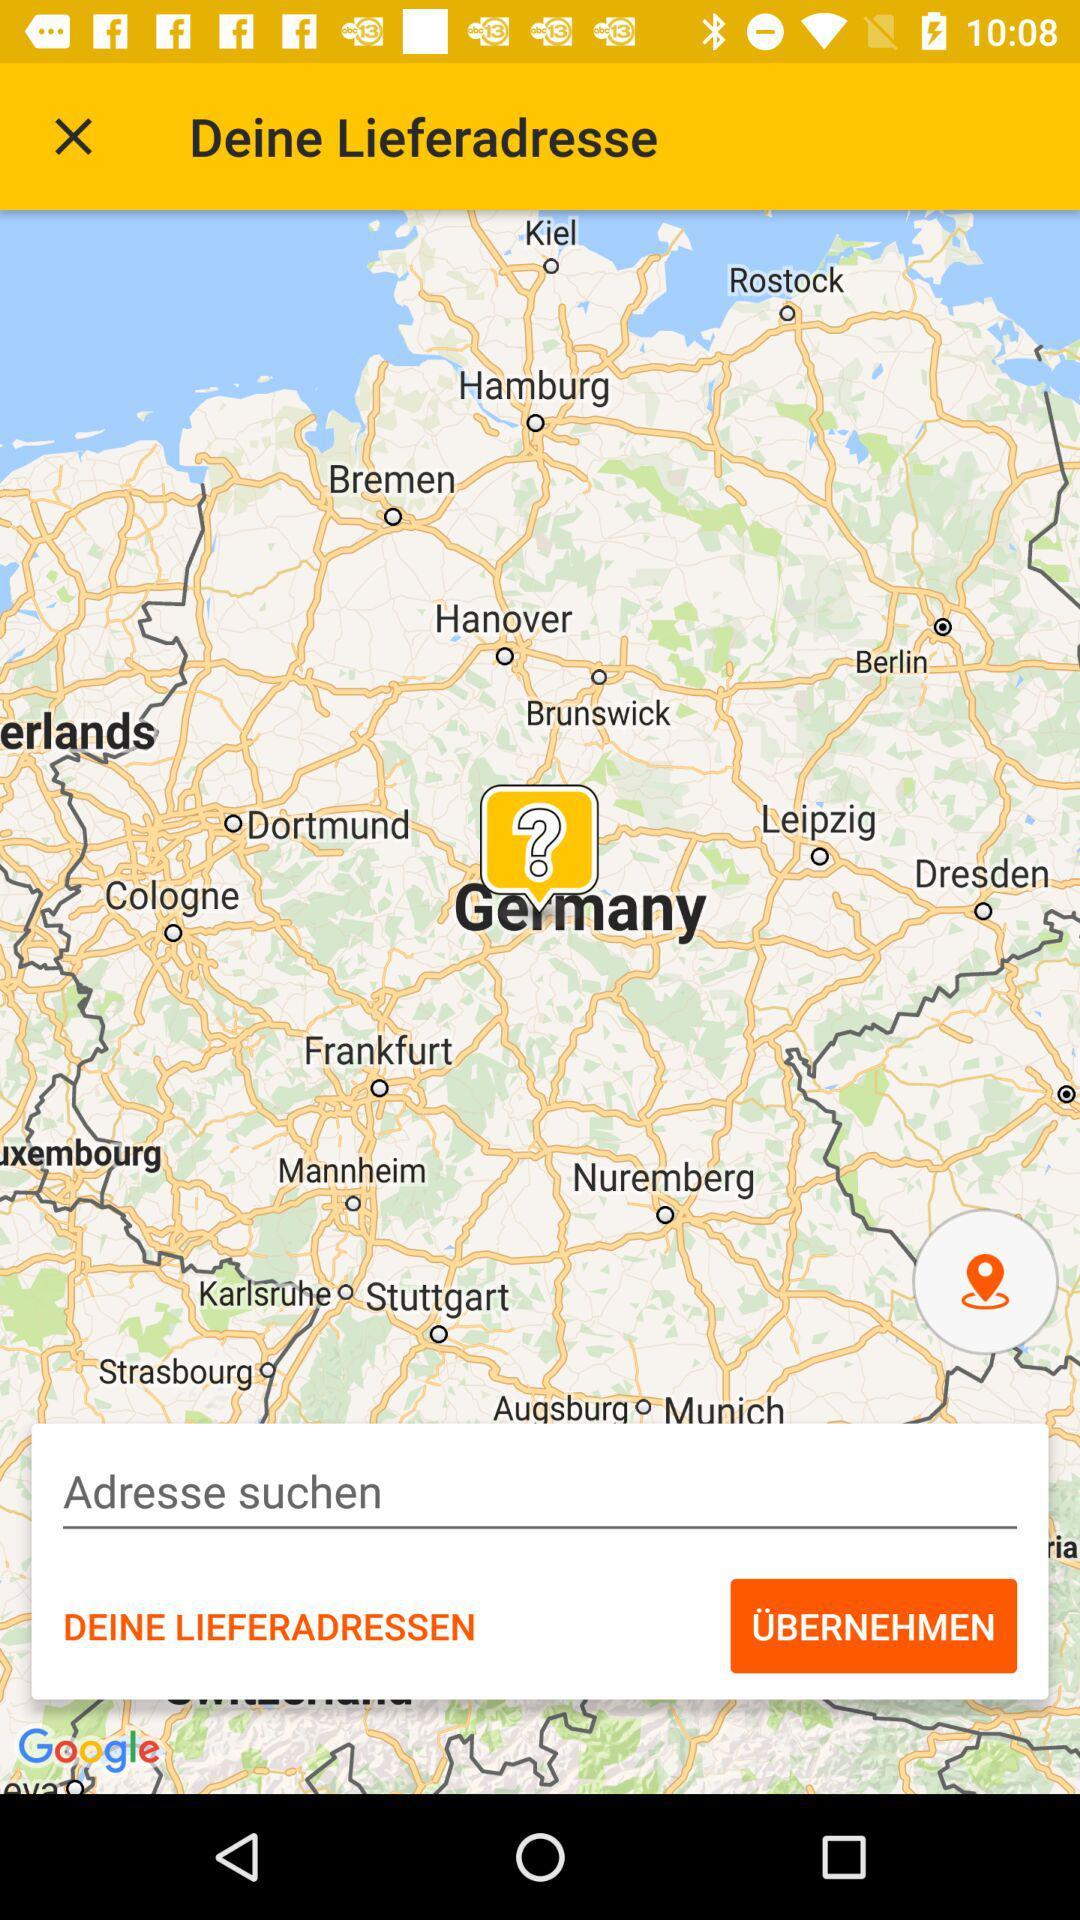 Image resolution: width=1080 pixels, height=1920 pixels. What do you see at coordinates (72, 135) in the screenshot?
I see `icon next to the deine lieferadresse icon` at bounding box center [72, 135].